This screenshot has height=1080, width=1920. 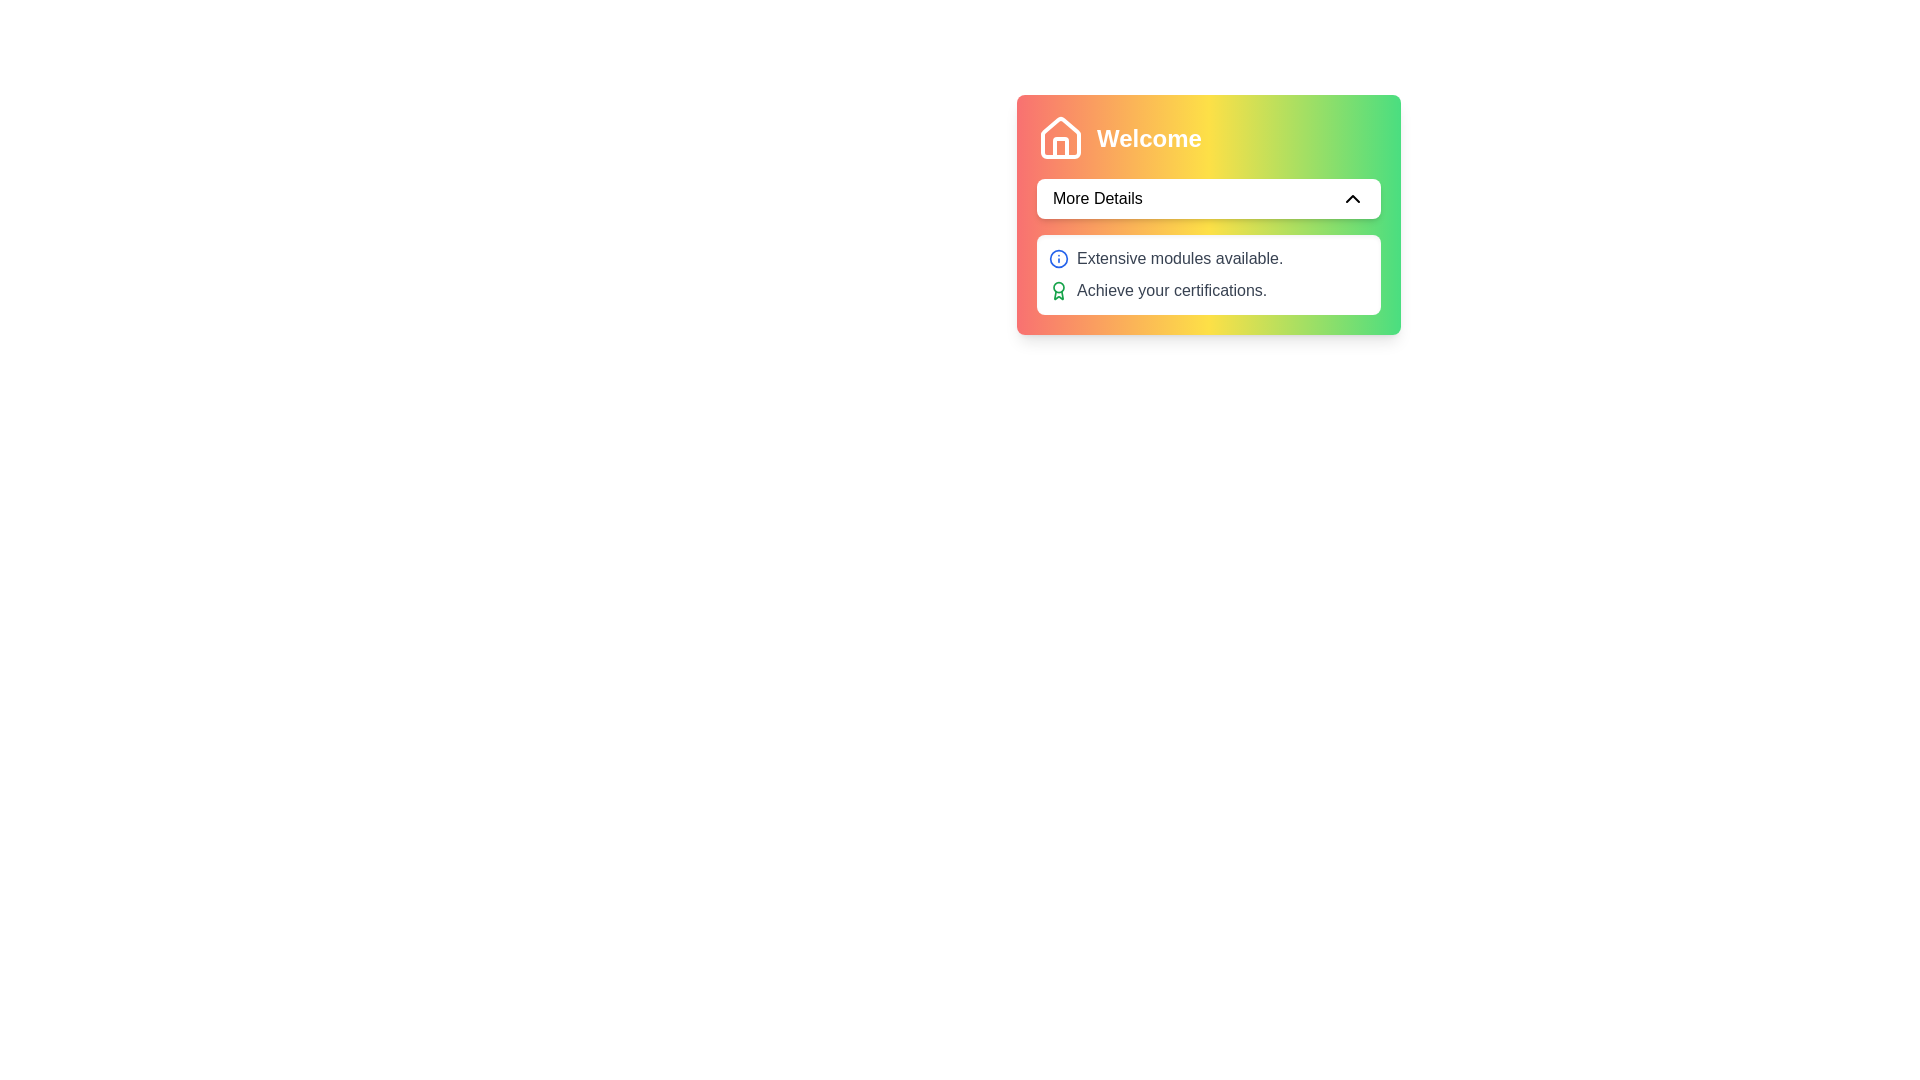 What do you see at coordinates (1059, 137) in the screenshot?
I see `the house-shaped icon with a bold outline located in the top-left corner of the 'Welcome' card` at bounding box center [1059, 137].